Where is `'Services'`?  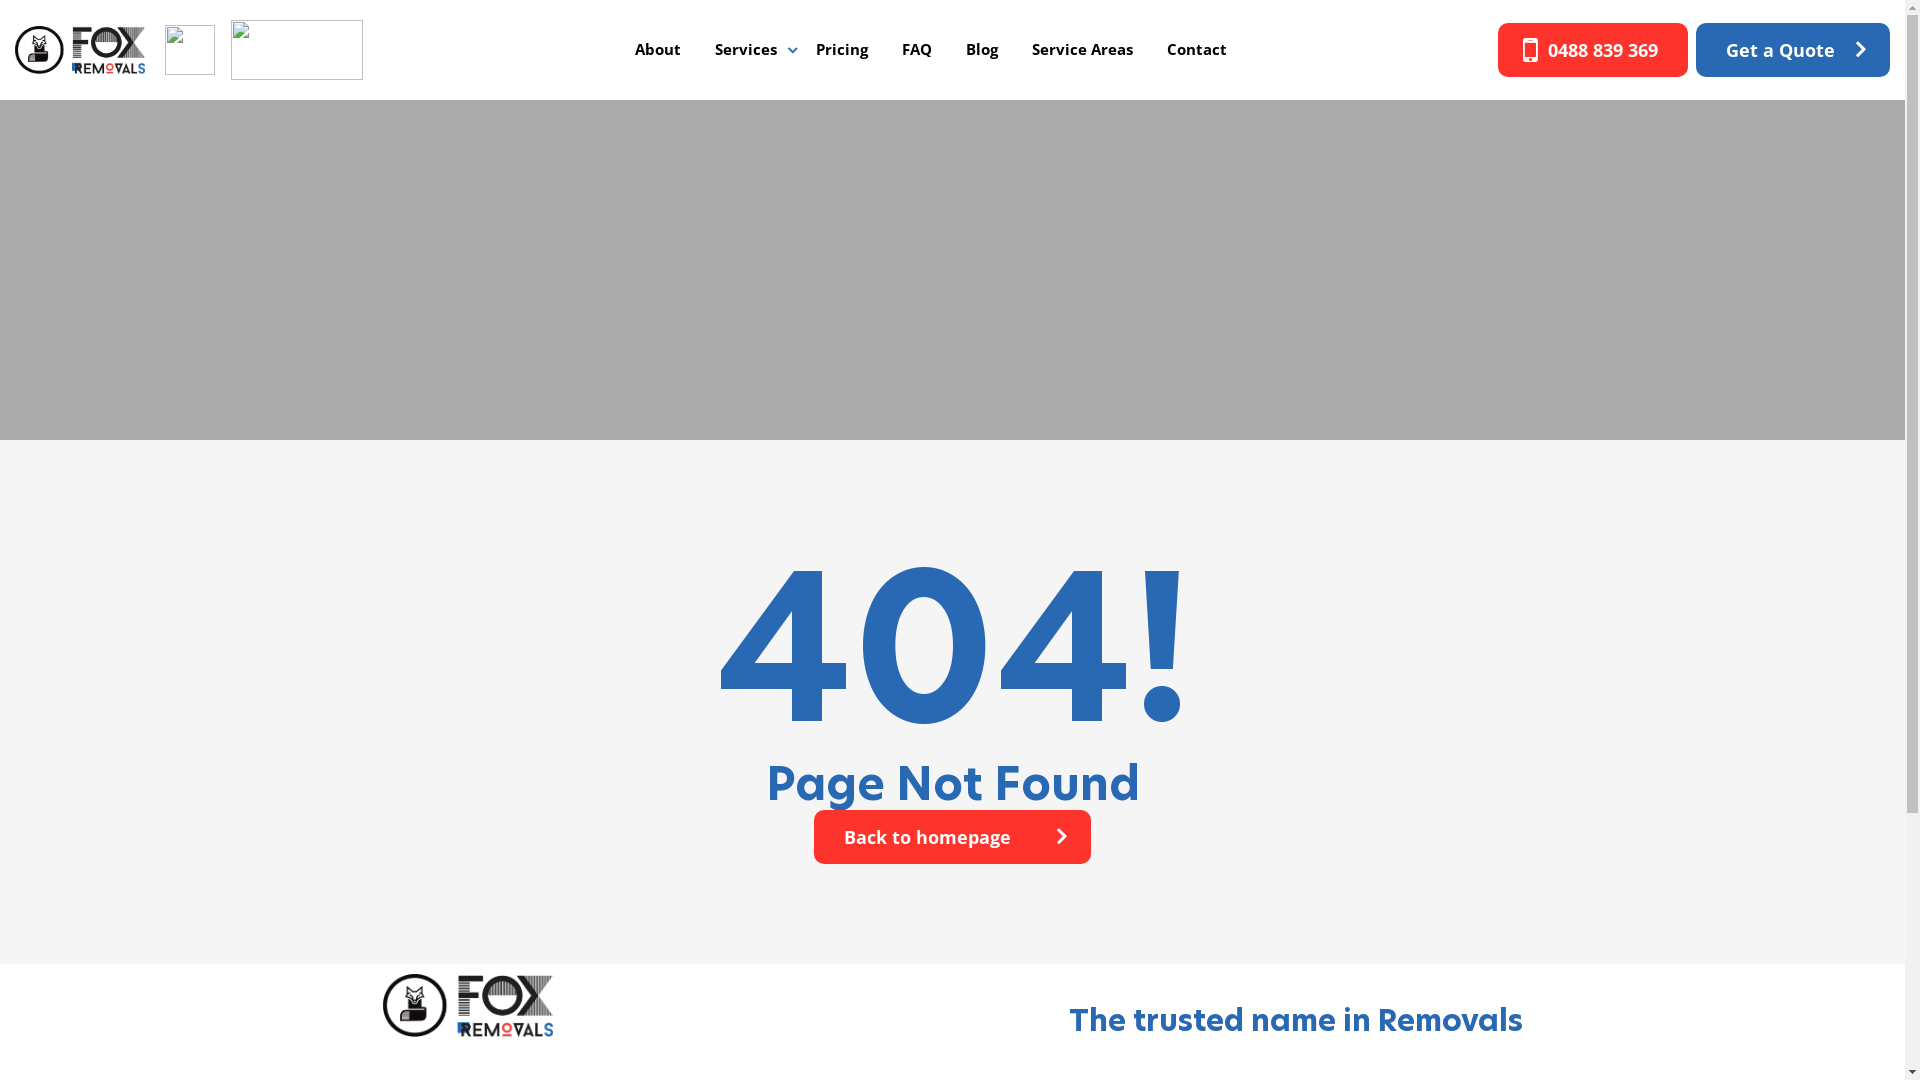 'Services' is located at coordinates (744, 48).